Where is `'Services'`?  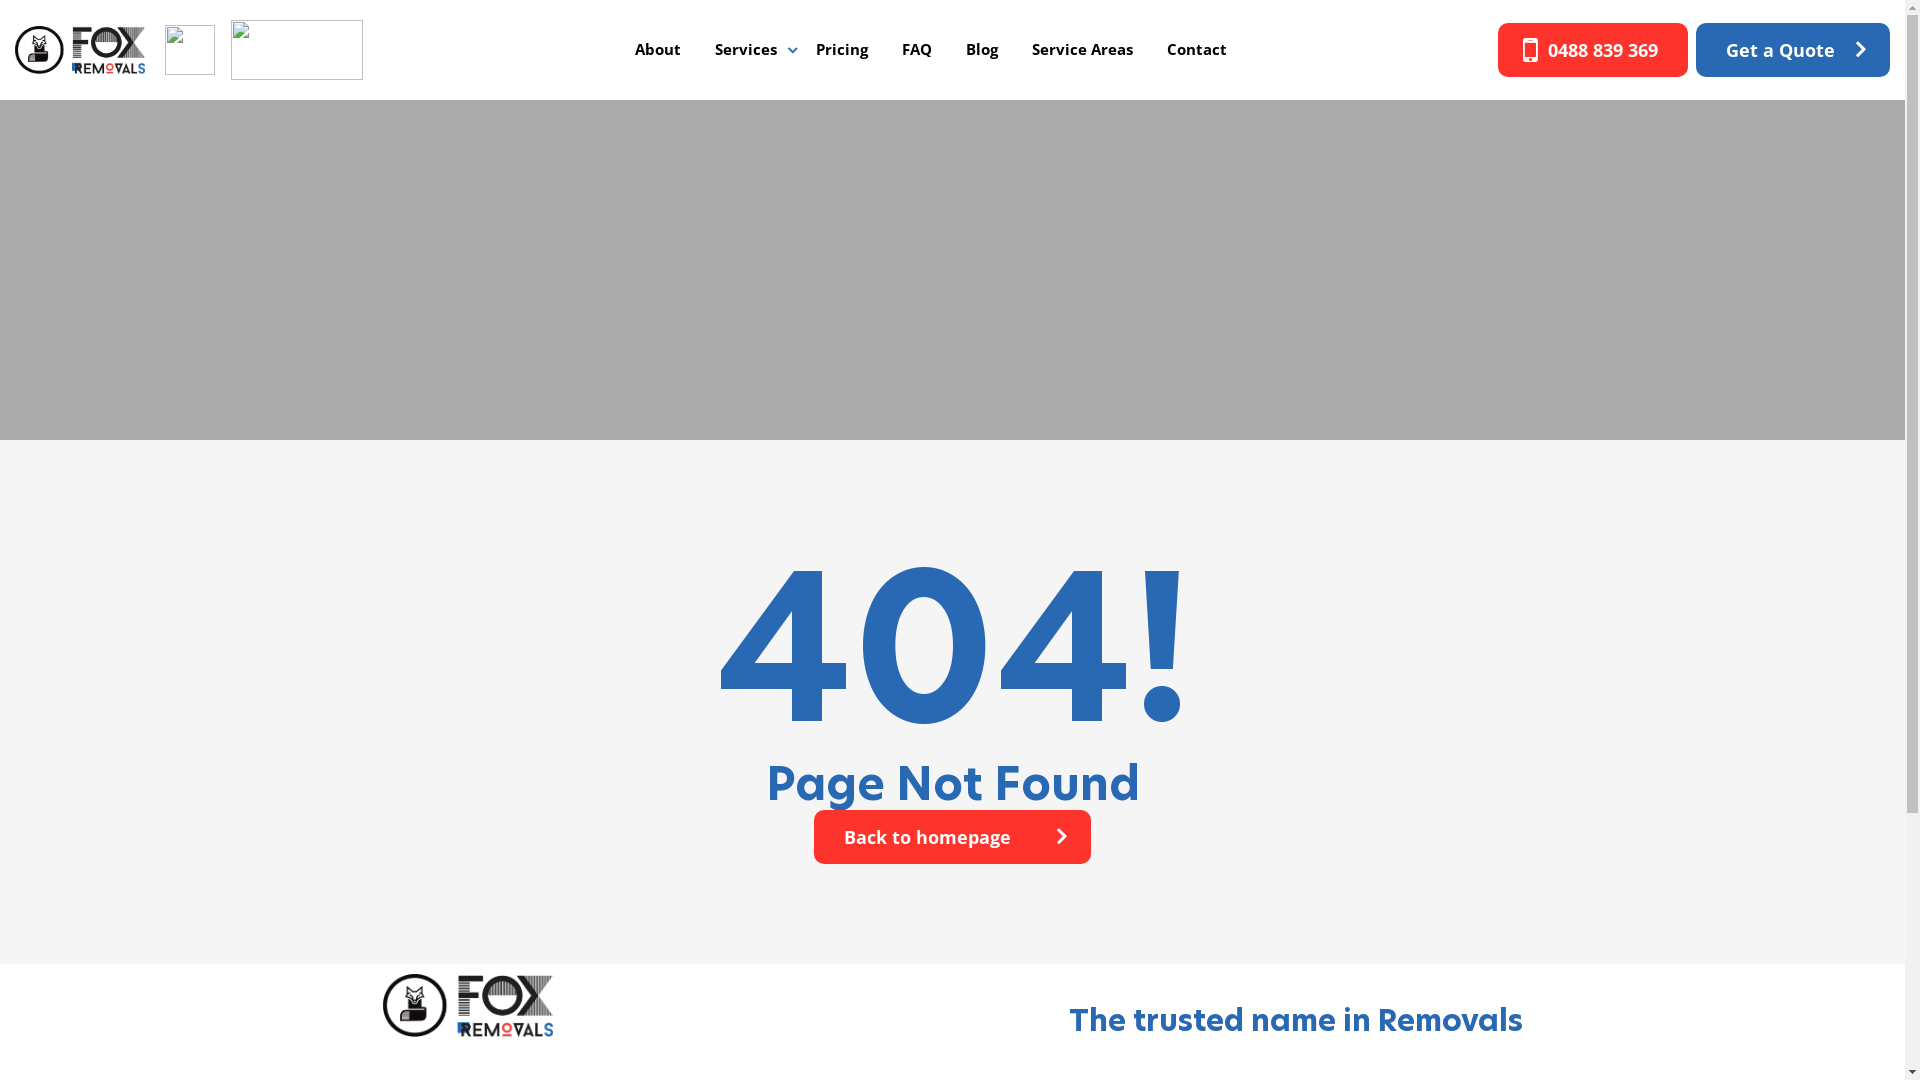 'Services' is located at coordinates (744, 48).